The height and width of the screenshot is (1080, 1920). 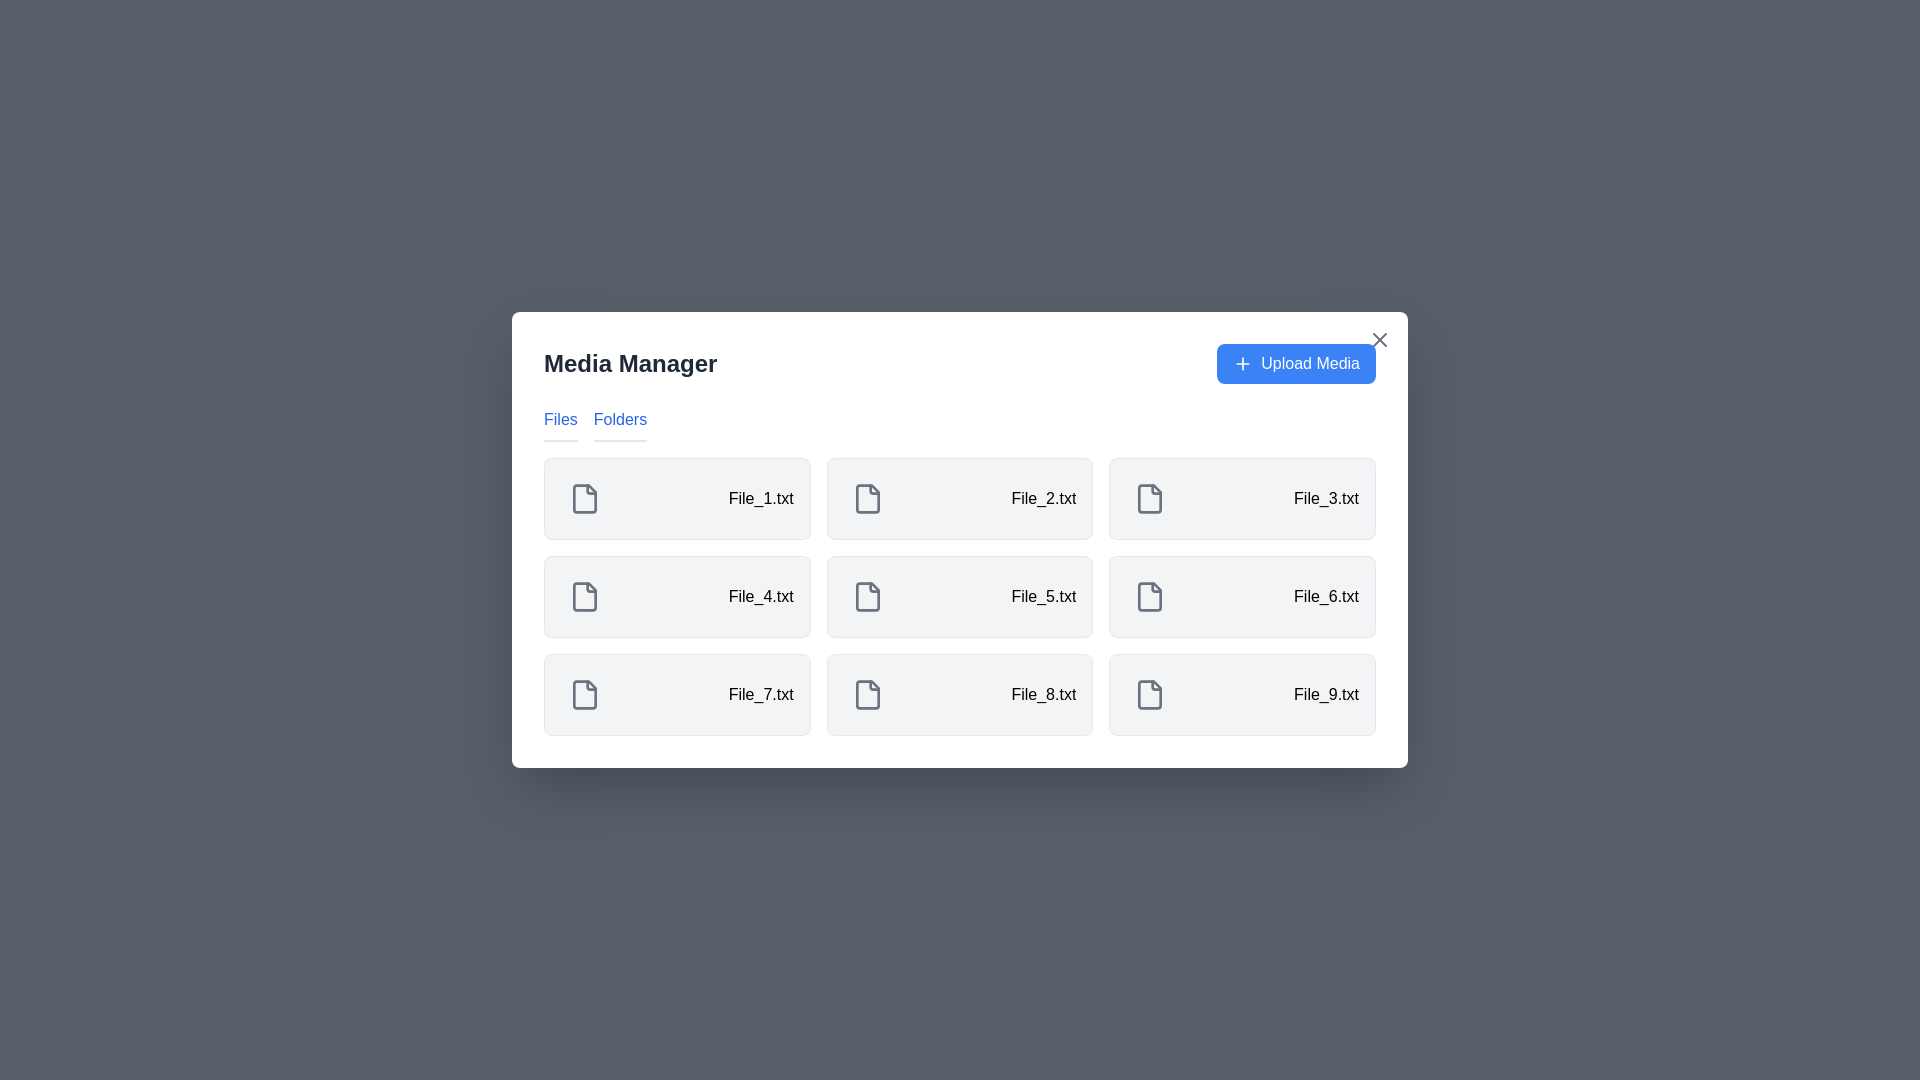 What do you see at coordinates (960, 540) in the screenshot?
I see `the central modal dialog box with a white background and rounded corners to interact with its elements` at bounding box center [960, 540].